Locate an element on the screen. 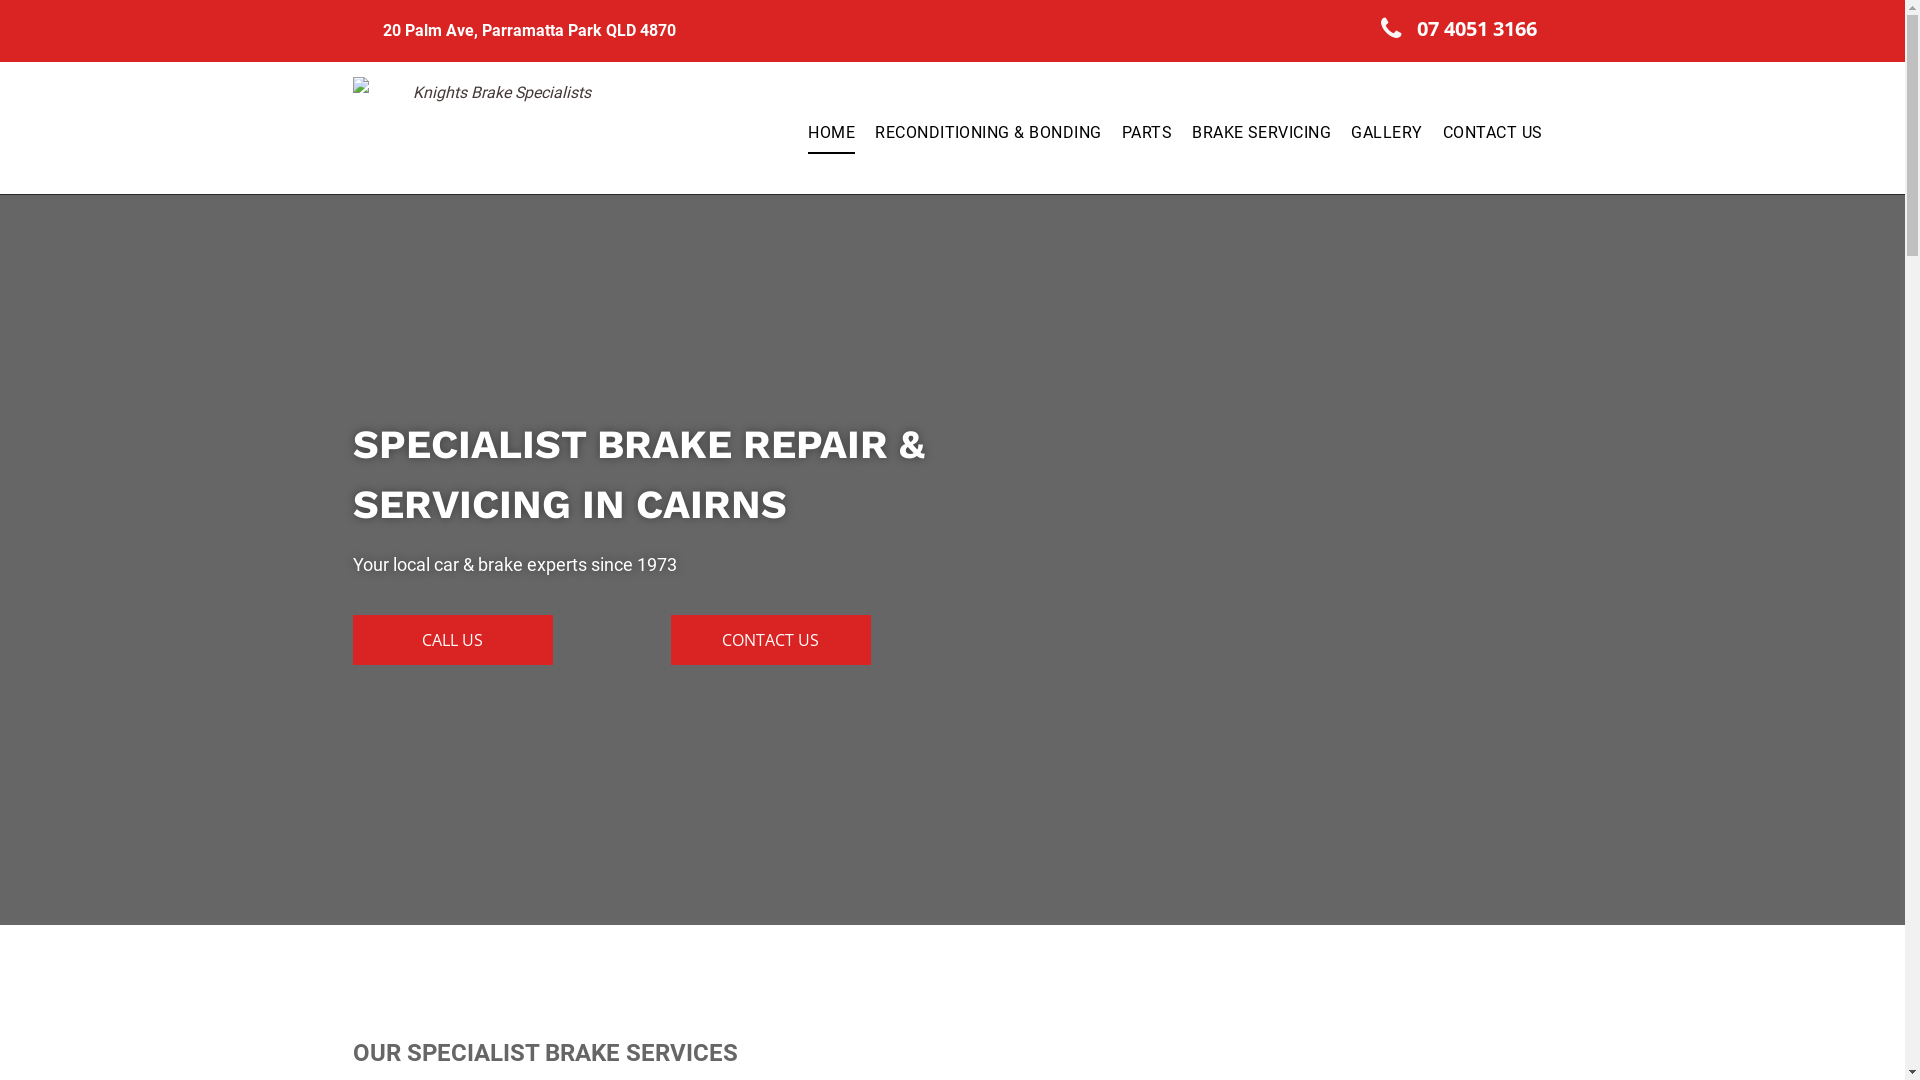 The width and height of the screenshot is (1920, 1080). 'HOME' is located at coordinates (831, 132).